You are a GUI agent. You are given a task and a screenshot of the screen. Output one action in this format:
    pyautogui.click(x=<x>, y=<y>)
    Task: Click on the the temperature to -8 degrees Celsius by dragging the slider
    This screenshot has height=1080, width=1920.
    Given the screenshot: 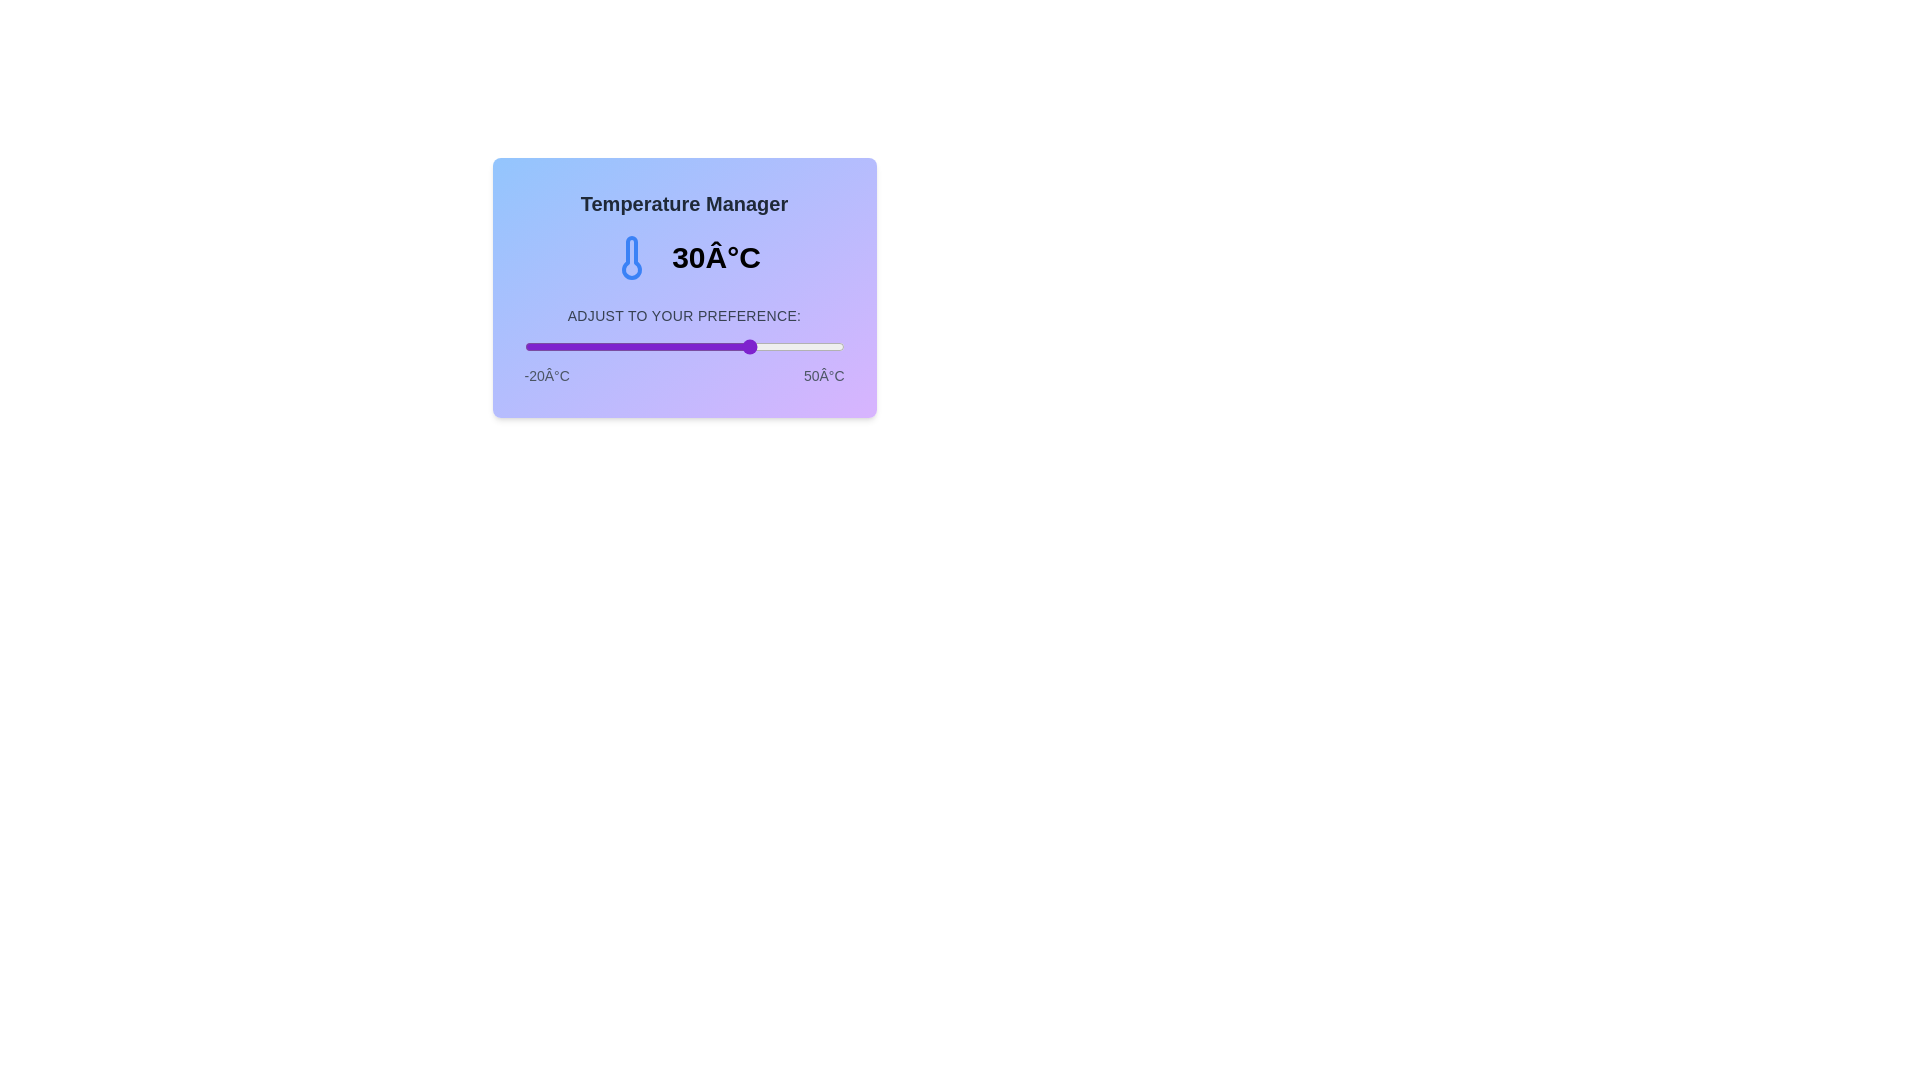 What is the action you would take?
    pyautogui.click(x=578, y=346)
    